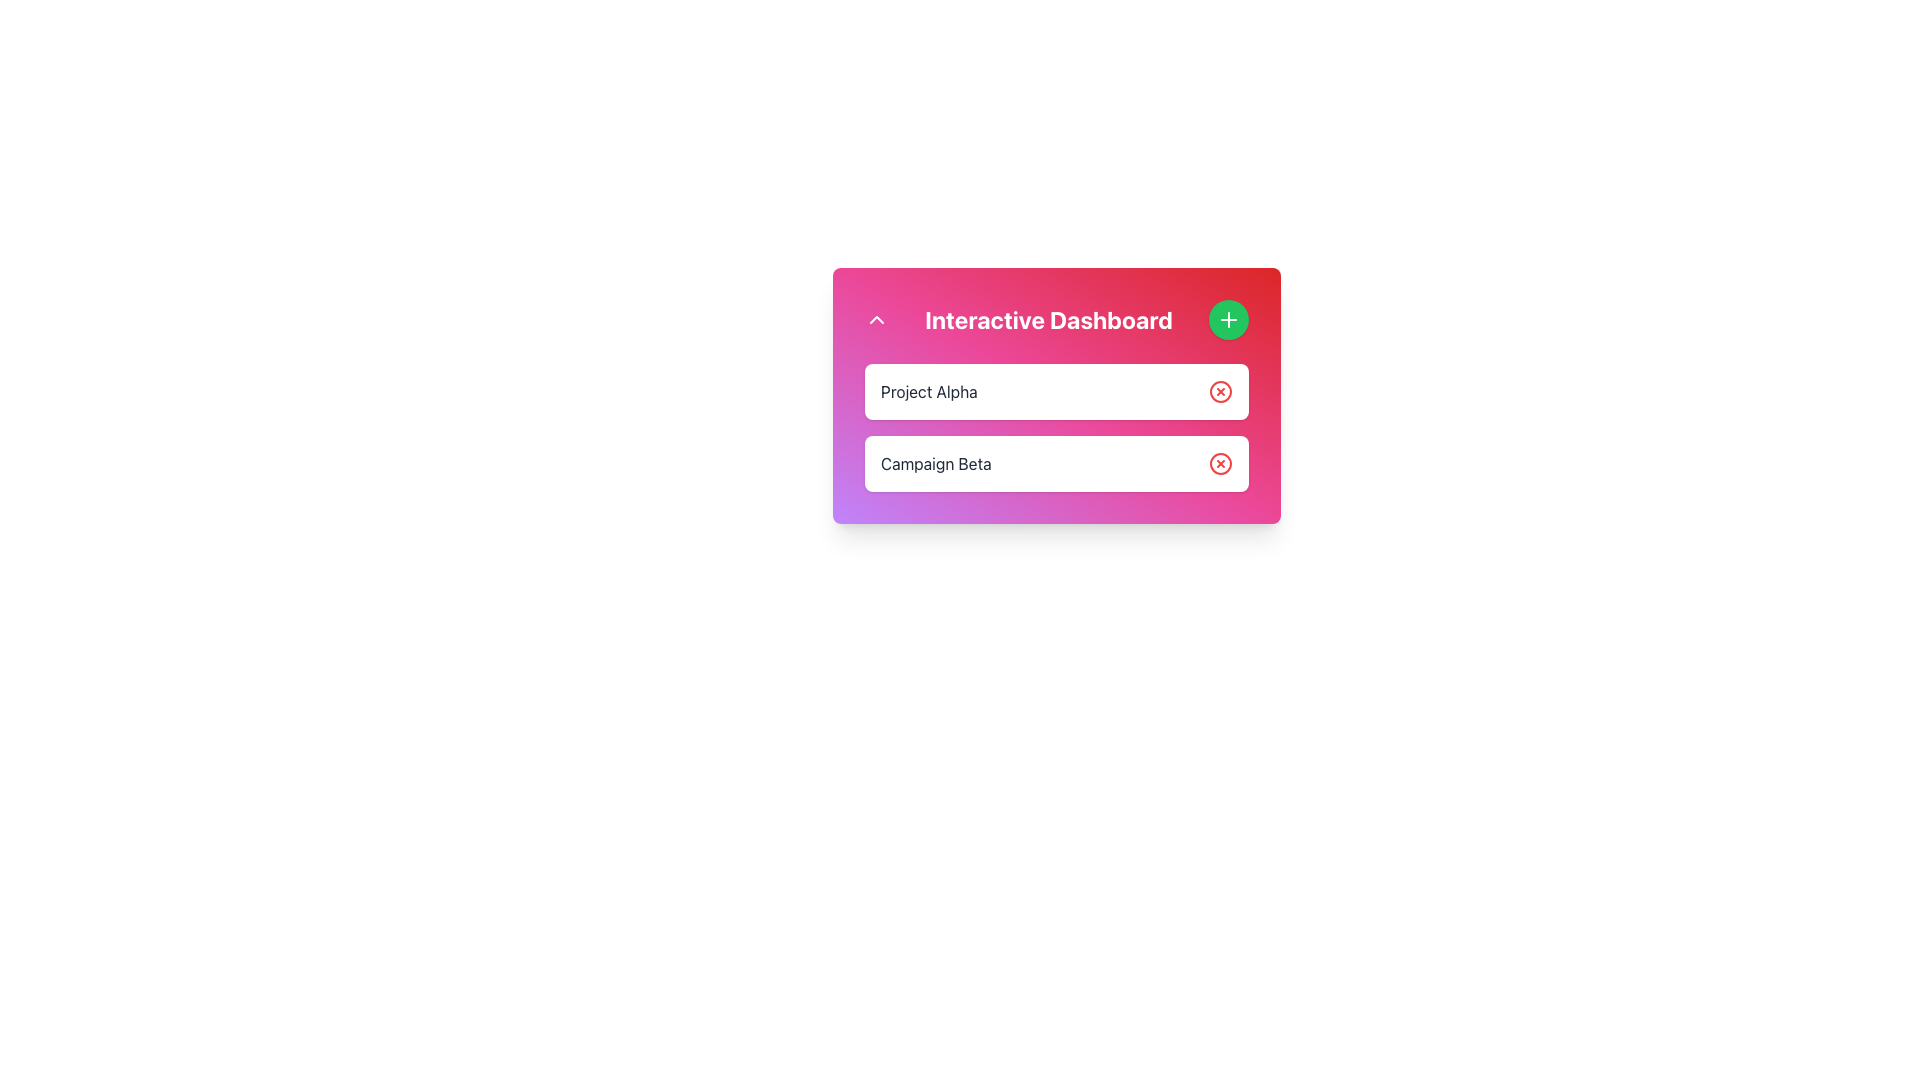 The height and width of the screenshot is (1080, 1920). What do you see at coordinates (877, 319) in the screenshot?
I see `the small upwards-pointing chevron icon styled in white against a pink background` at bounding box center [877, 319].